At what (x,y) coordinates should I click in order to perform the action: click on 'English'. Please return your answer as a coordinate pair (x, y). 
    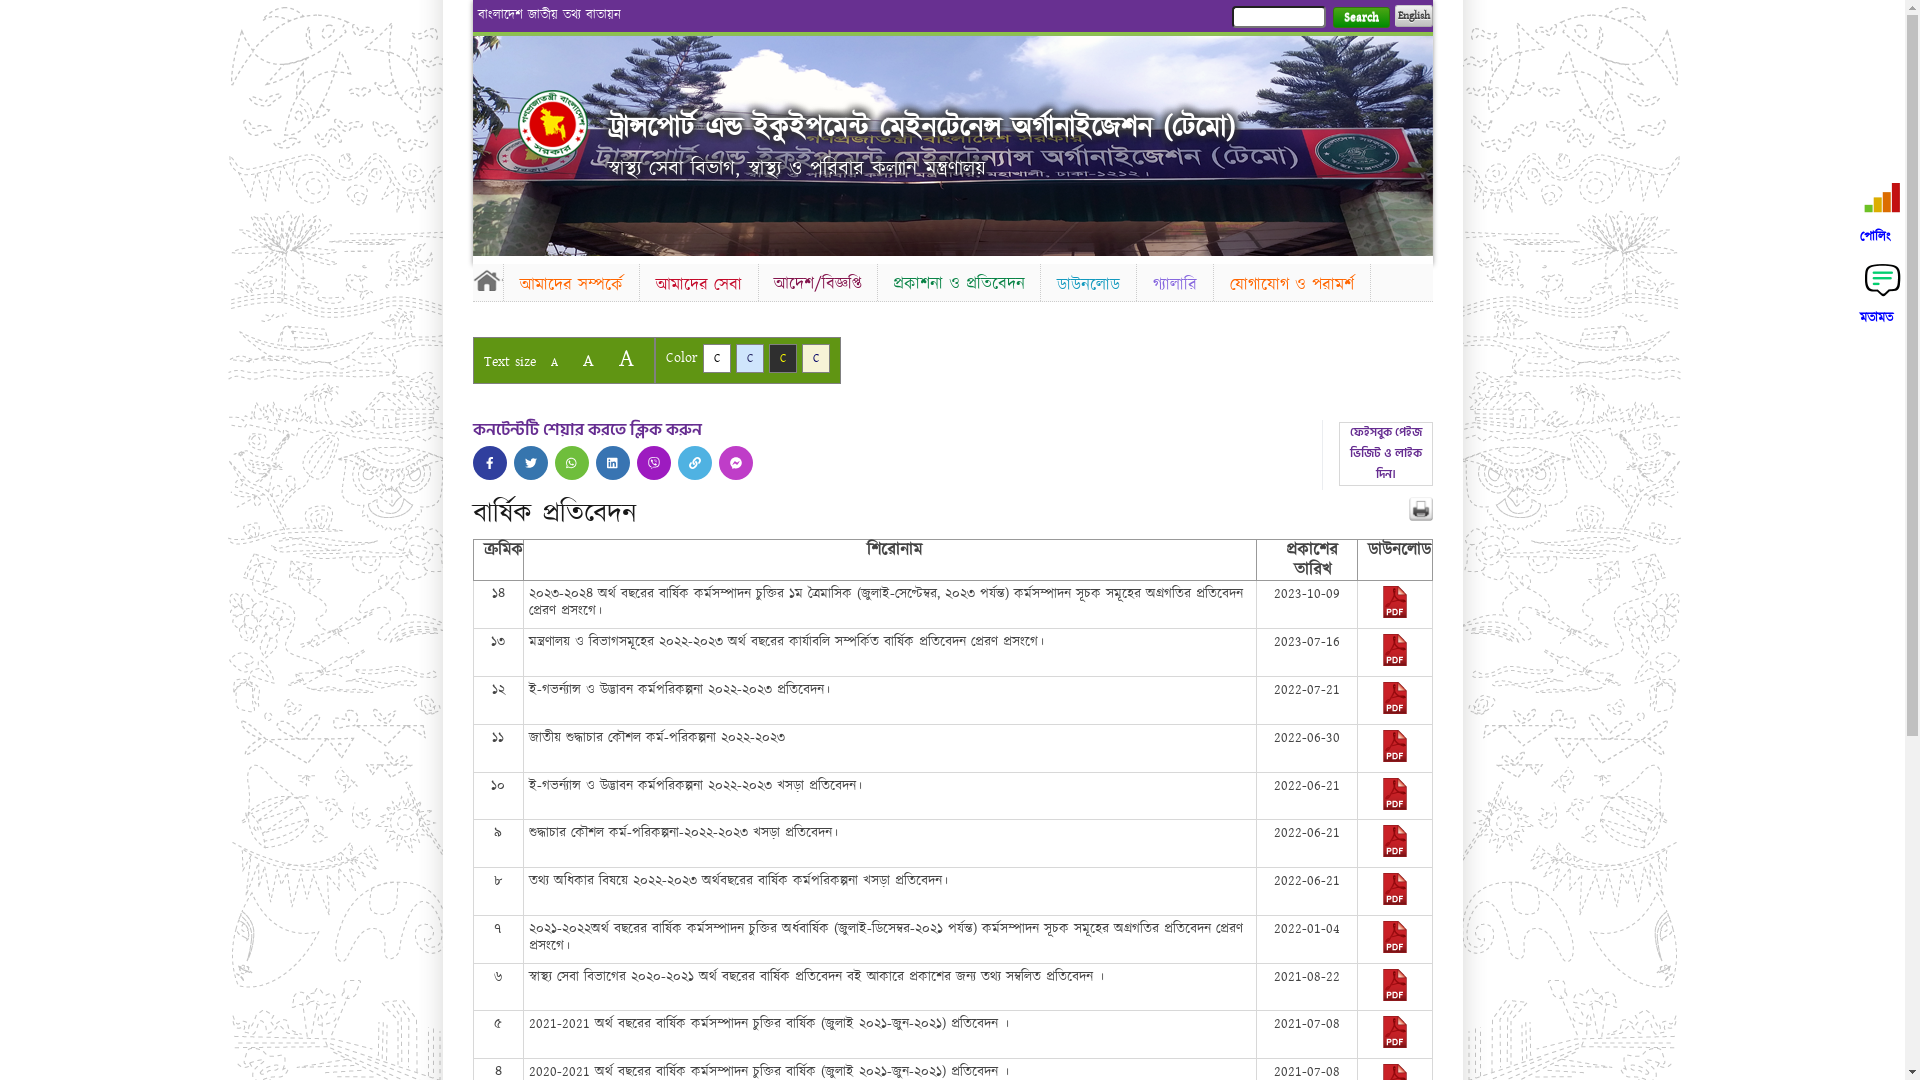
    Looking at the image, I should click on (1411, 15).